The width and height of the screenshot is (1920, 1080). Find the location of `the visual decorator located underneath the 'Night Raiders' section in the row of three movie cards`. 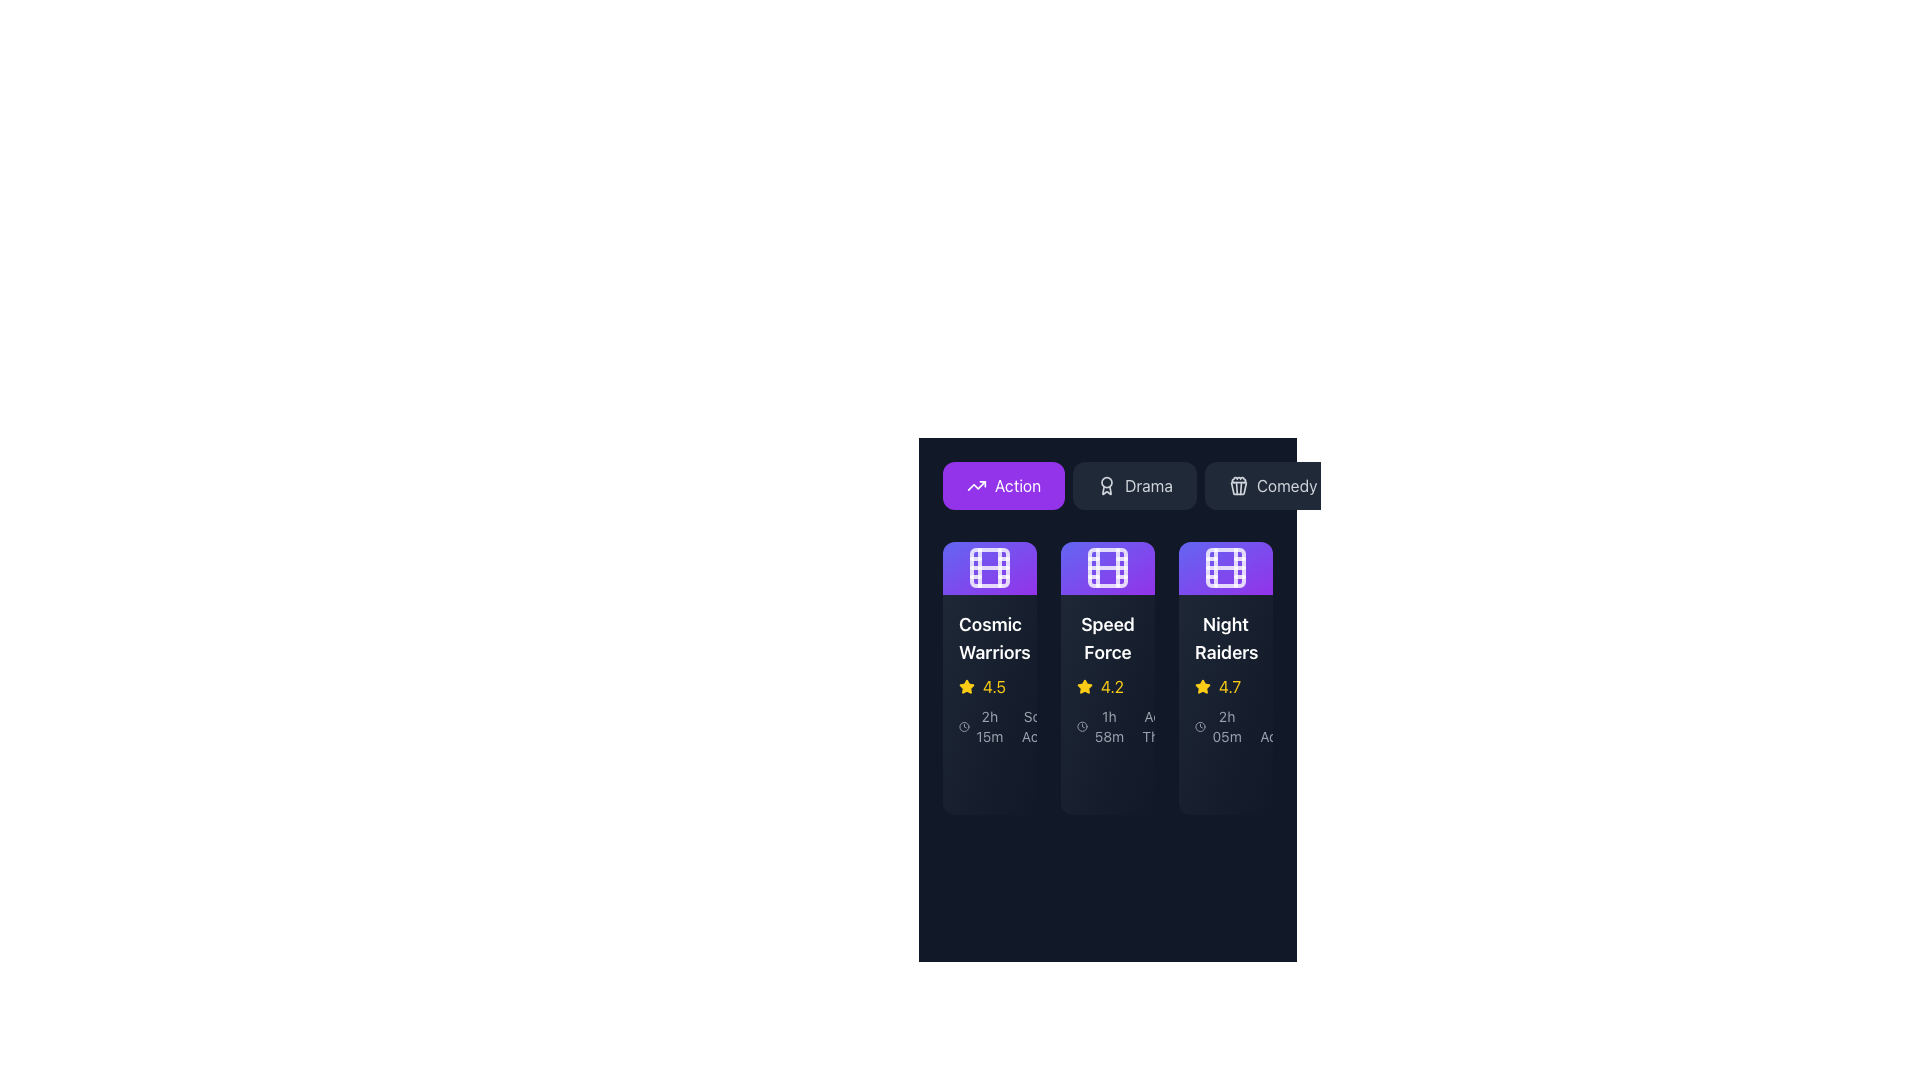

the visual decorator located underneath the 'Night Raiders' section in the row of three movie cards is located at coordinates (1202, 777).